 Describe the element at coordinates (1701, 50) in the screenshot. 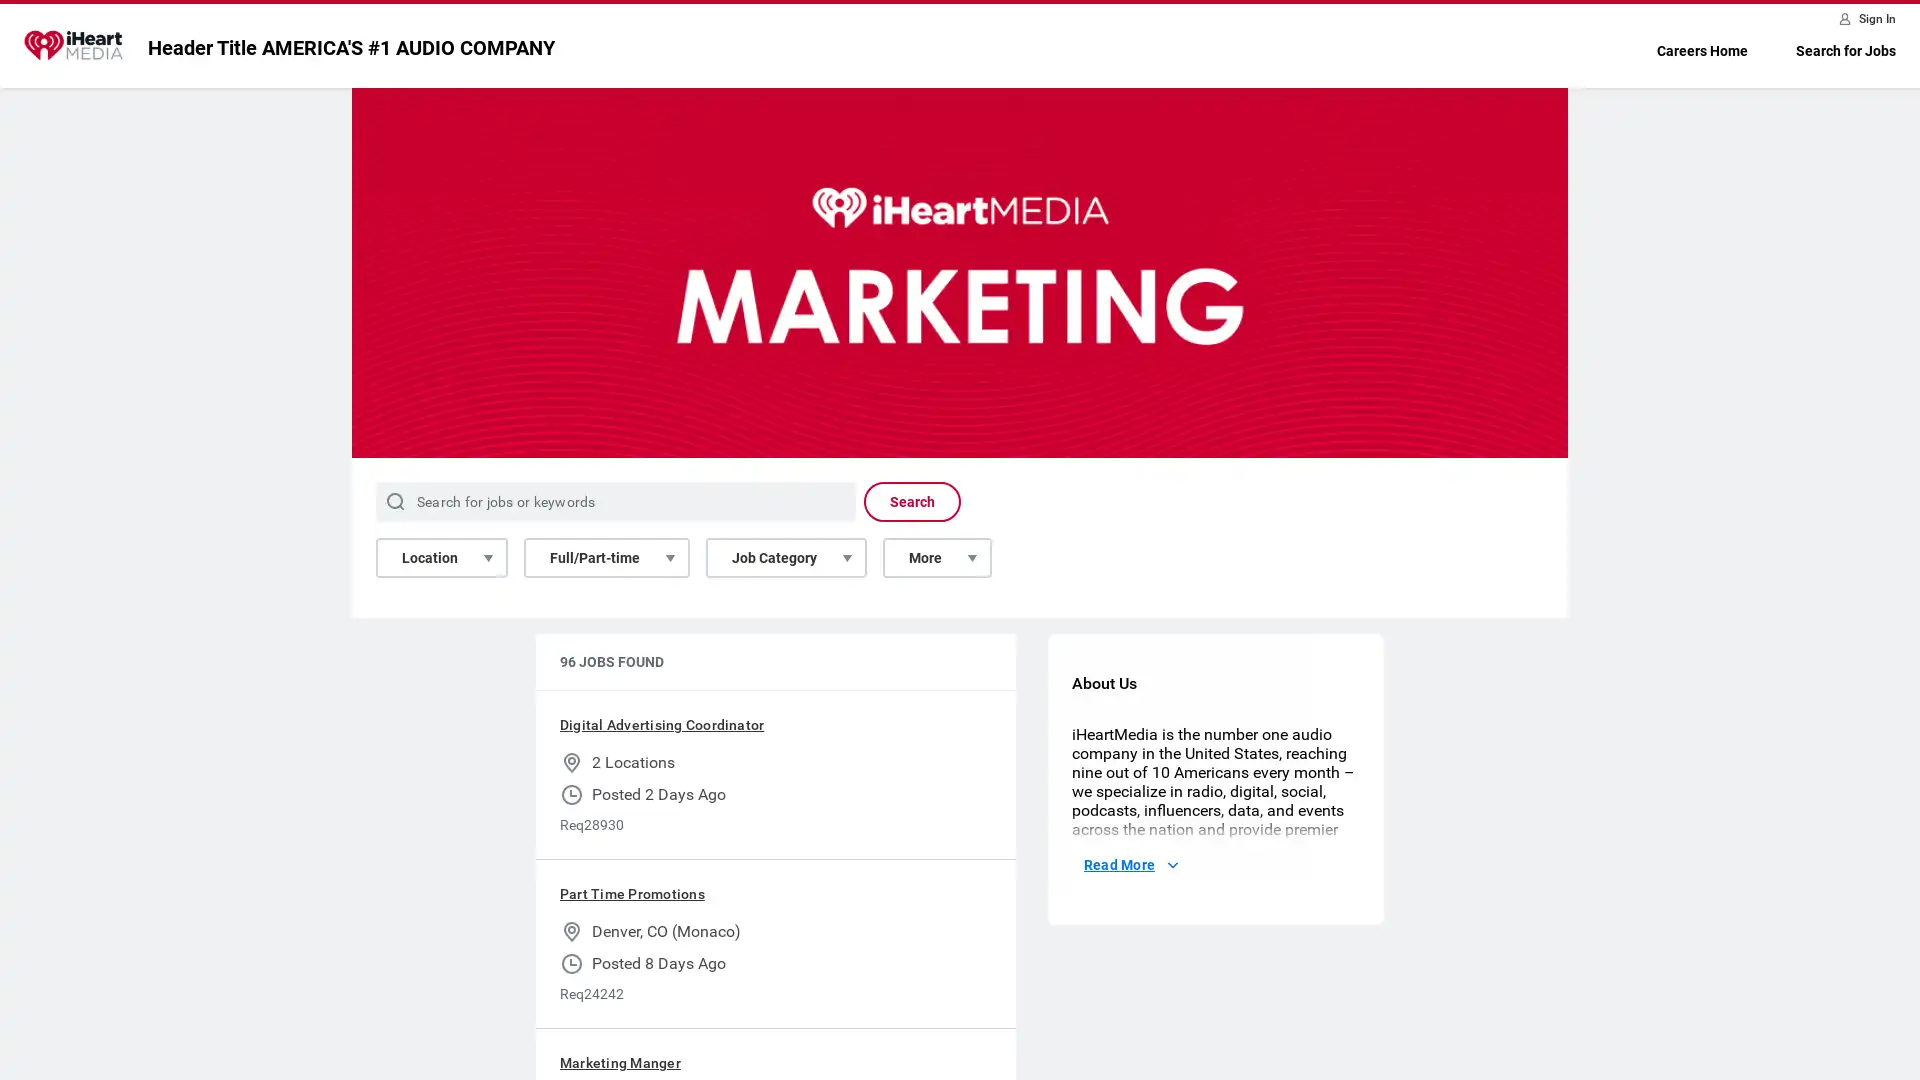

I see `Careers Home` at that location.